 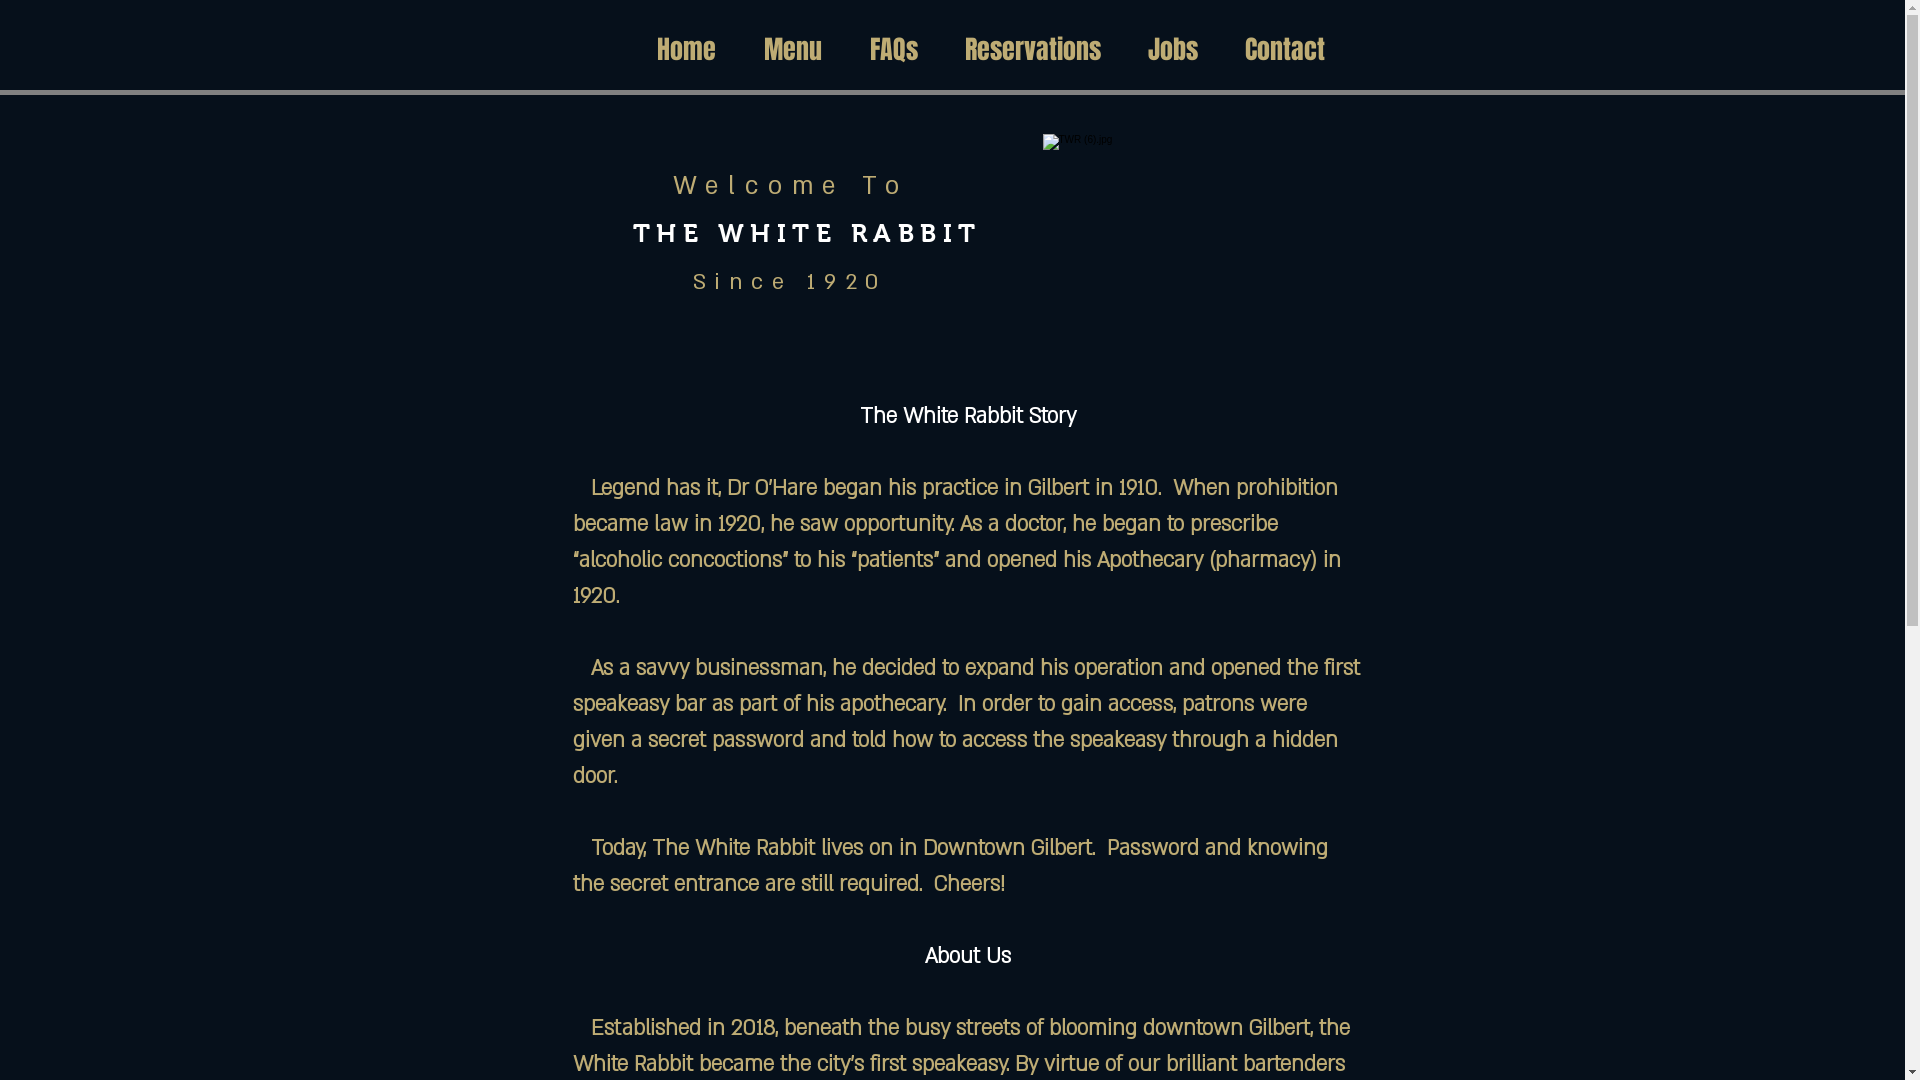 I want to click on 'Reservations', so click(x=1033, y=49).